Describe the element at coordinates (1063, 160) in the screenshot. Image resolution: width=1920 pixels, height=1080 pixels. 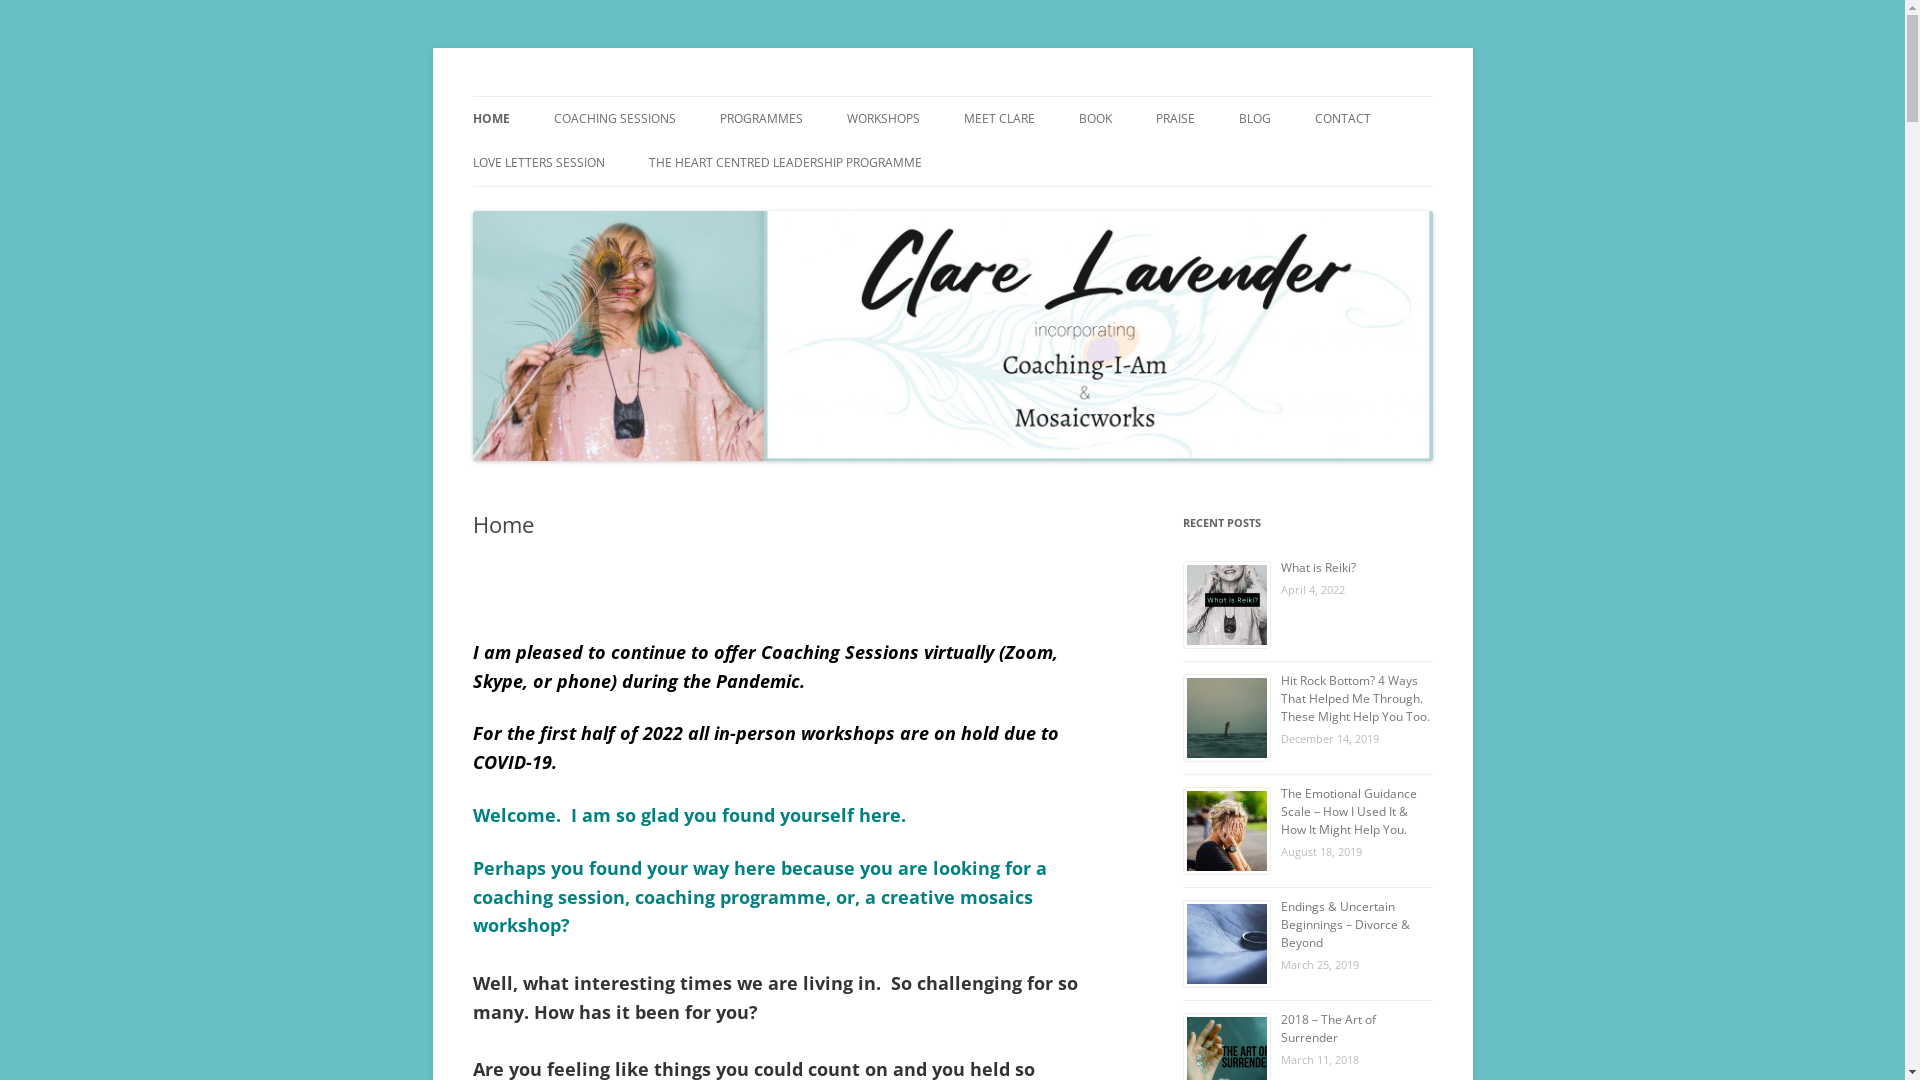
I see `'MY TRAINING'` at that location.